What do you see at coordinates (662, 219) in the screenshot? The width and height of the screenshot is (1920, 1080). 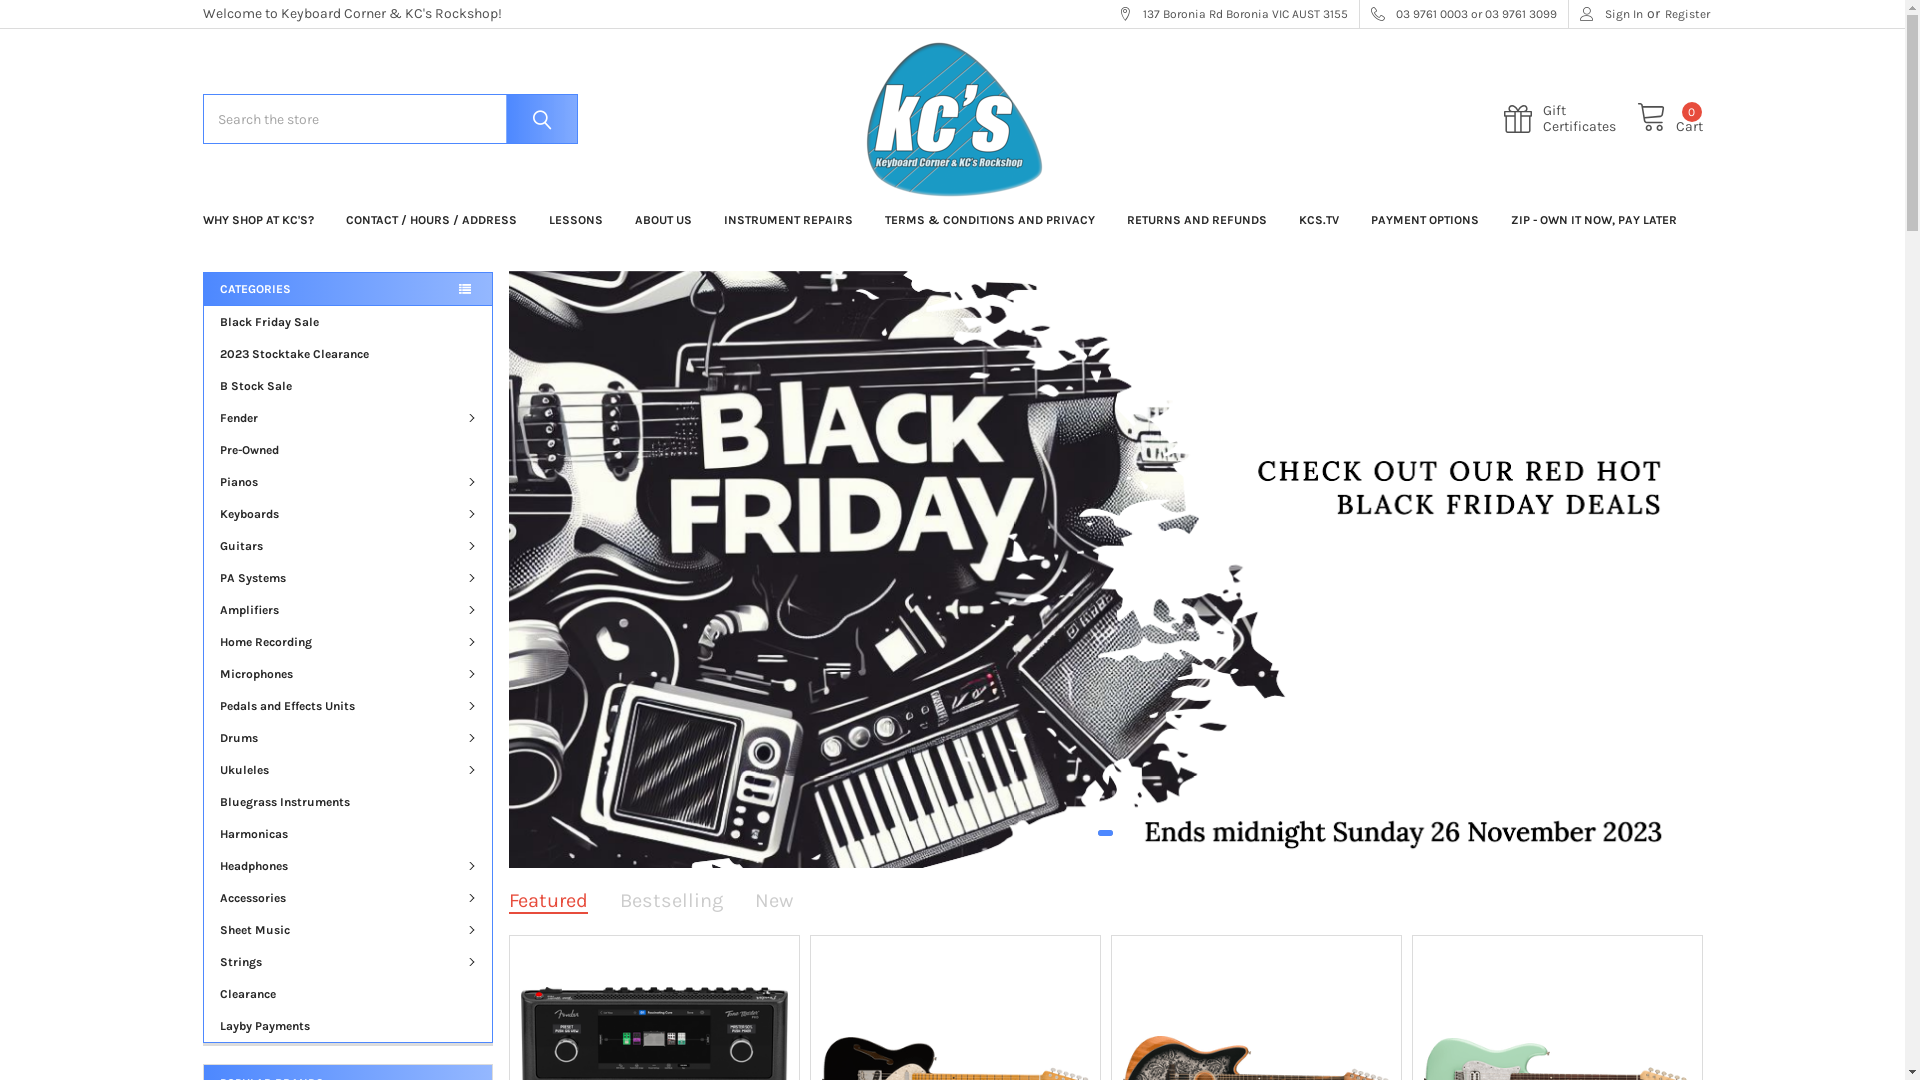 I see `'ABOUT US'` at bounding box center [662, 219].